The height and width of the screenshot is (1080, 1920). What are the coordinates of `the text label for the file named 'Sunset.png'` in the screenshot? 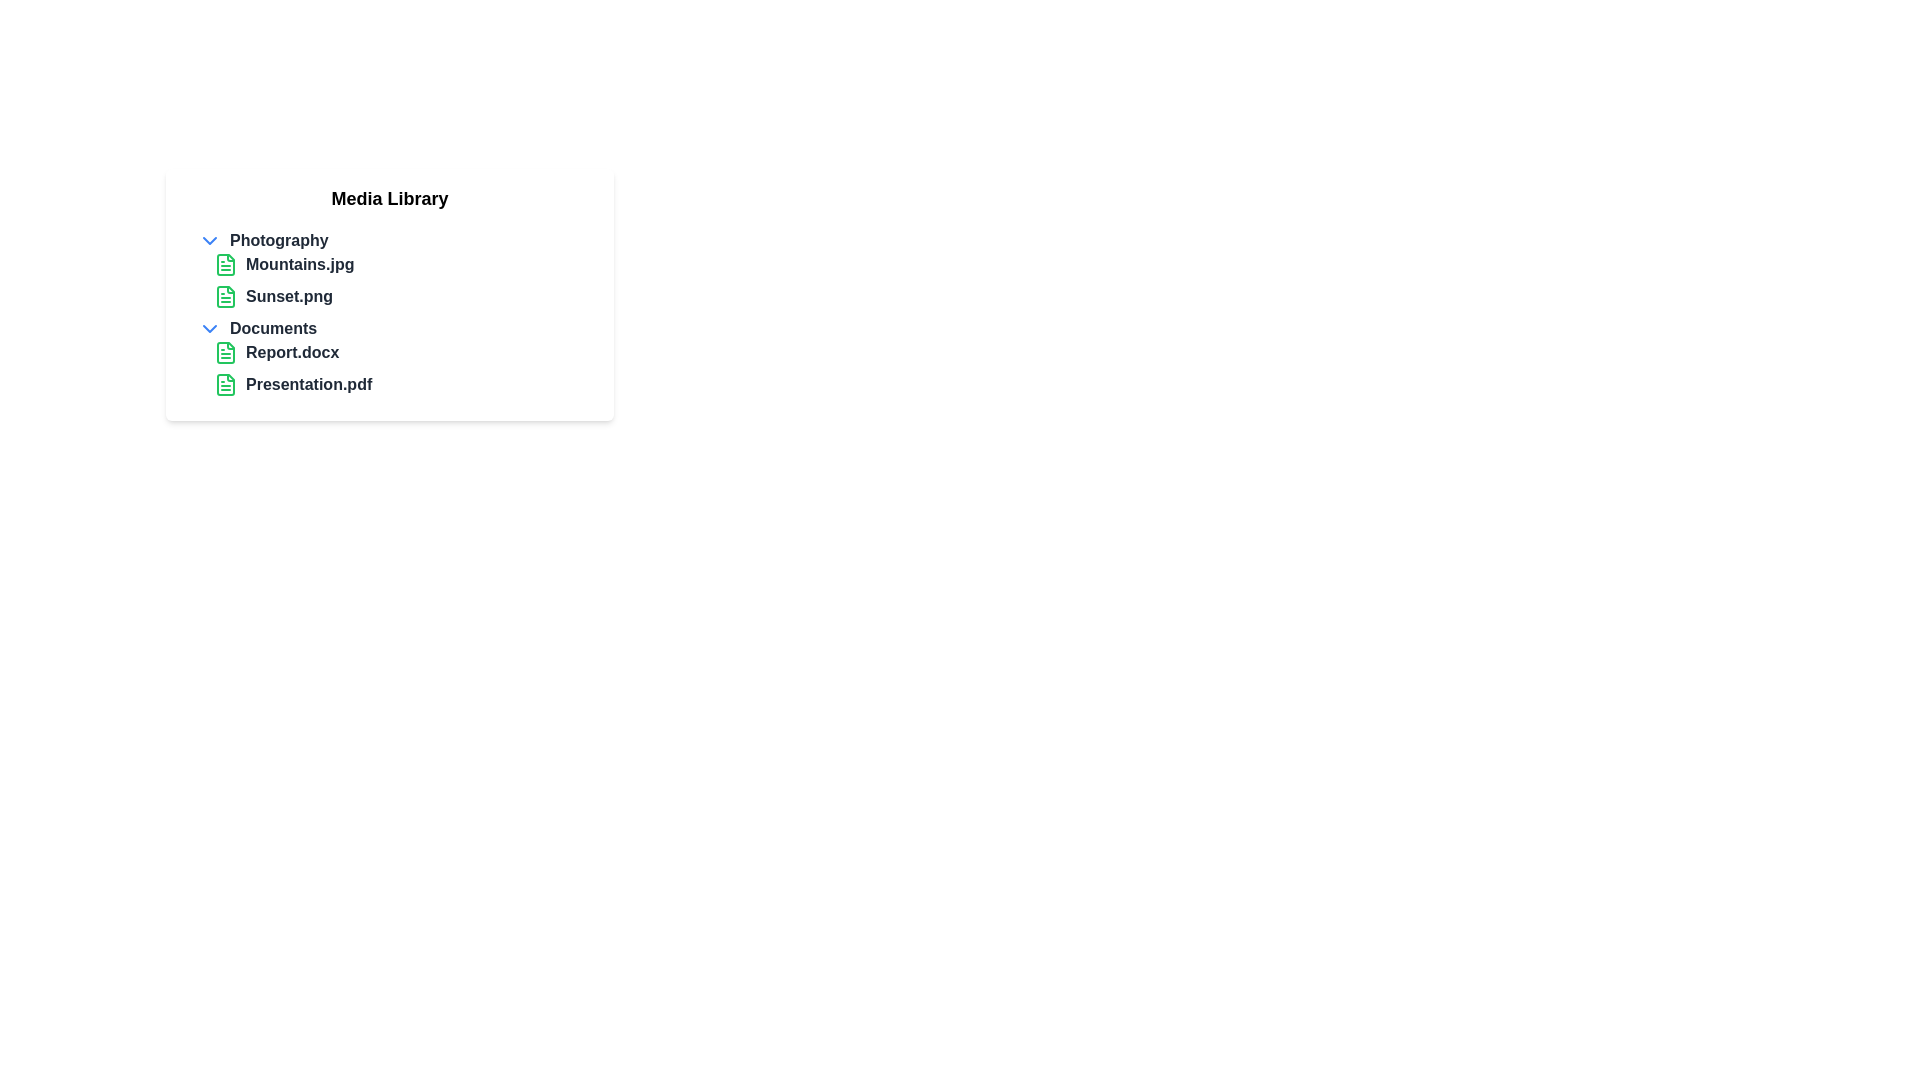 It's located at (288, 297).